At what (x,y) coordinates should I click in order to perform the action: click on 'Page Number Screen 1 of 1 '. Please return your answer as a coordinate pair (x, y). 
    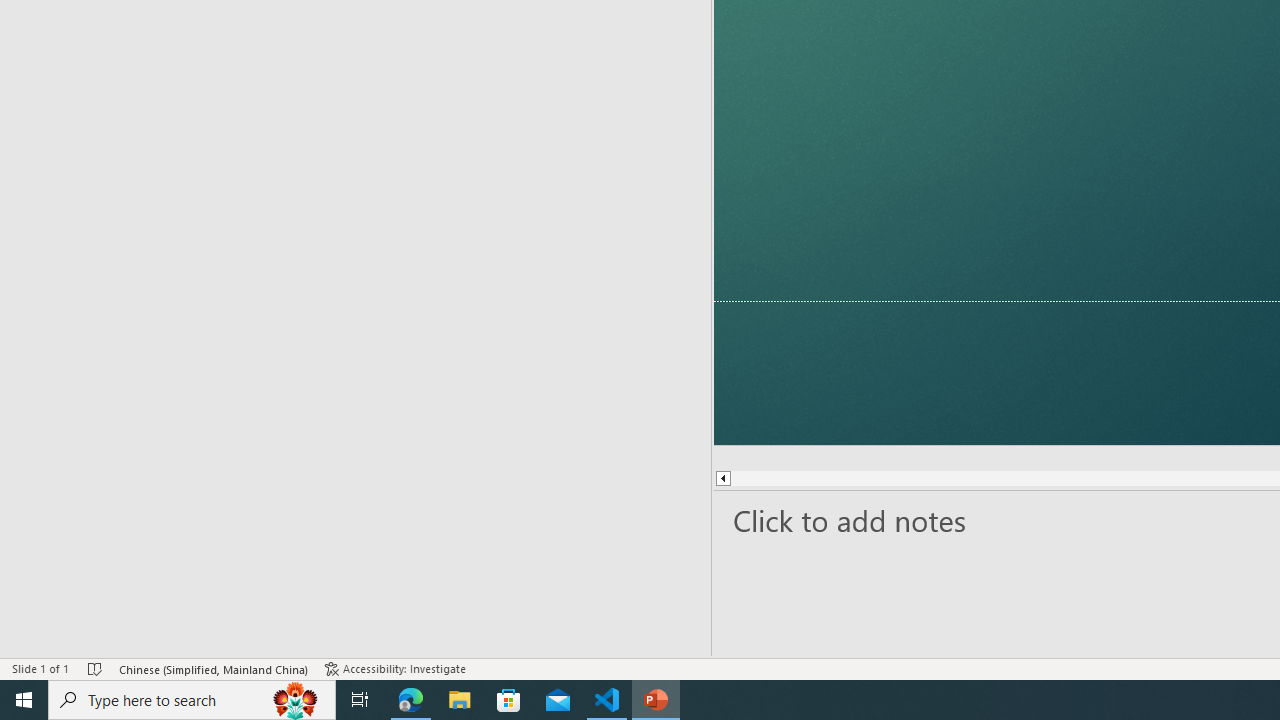
    Looking at the image, I should click on (62, 640).